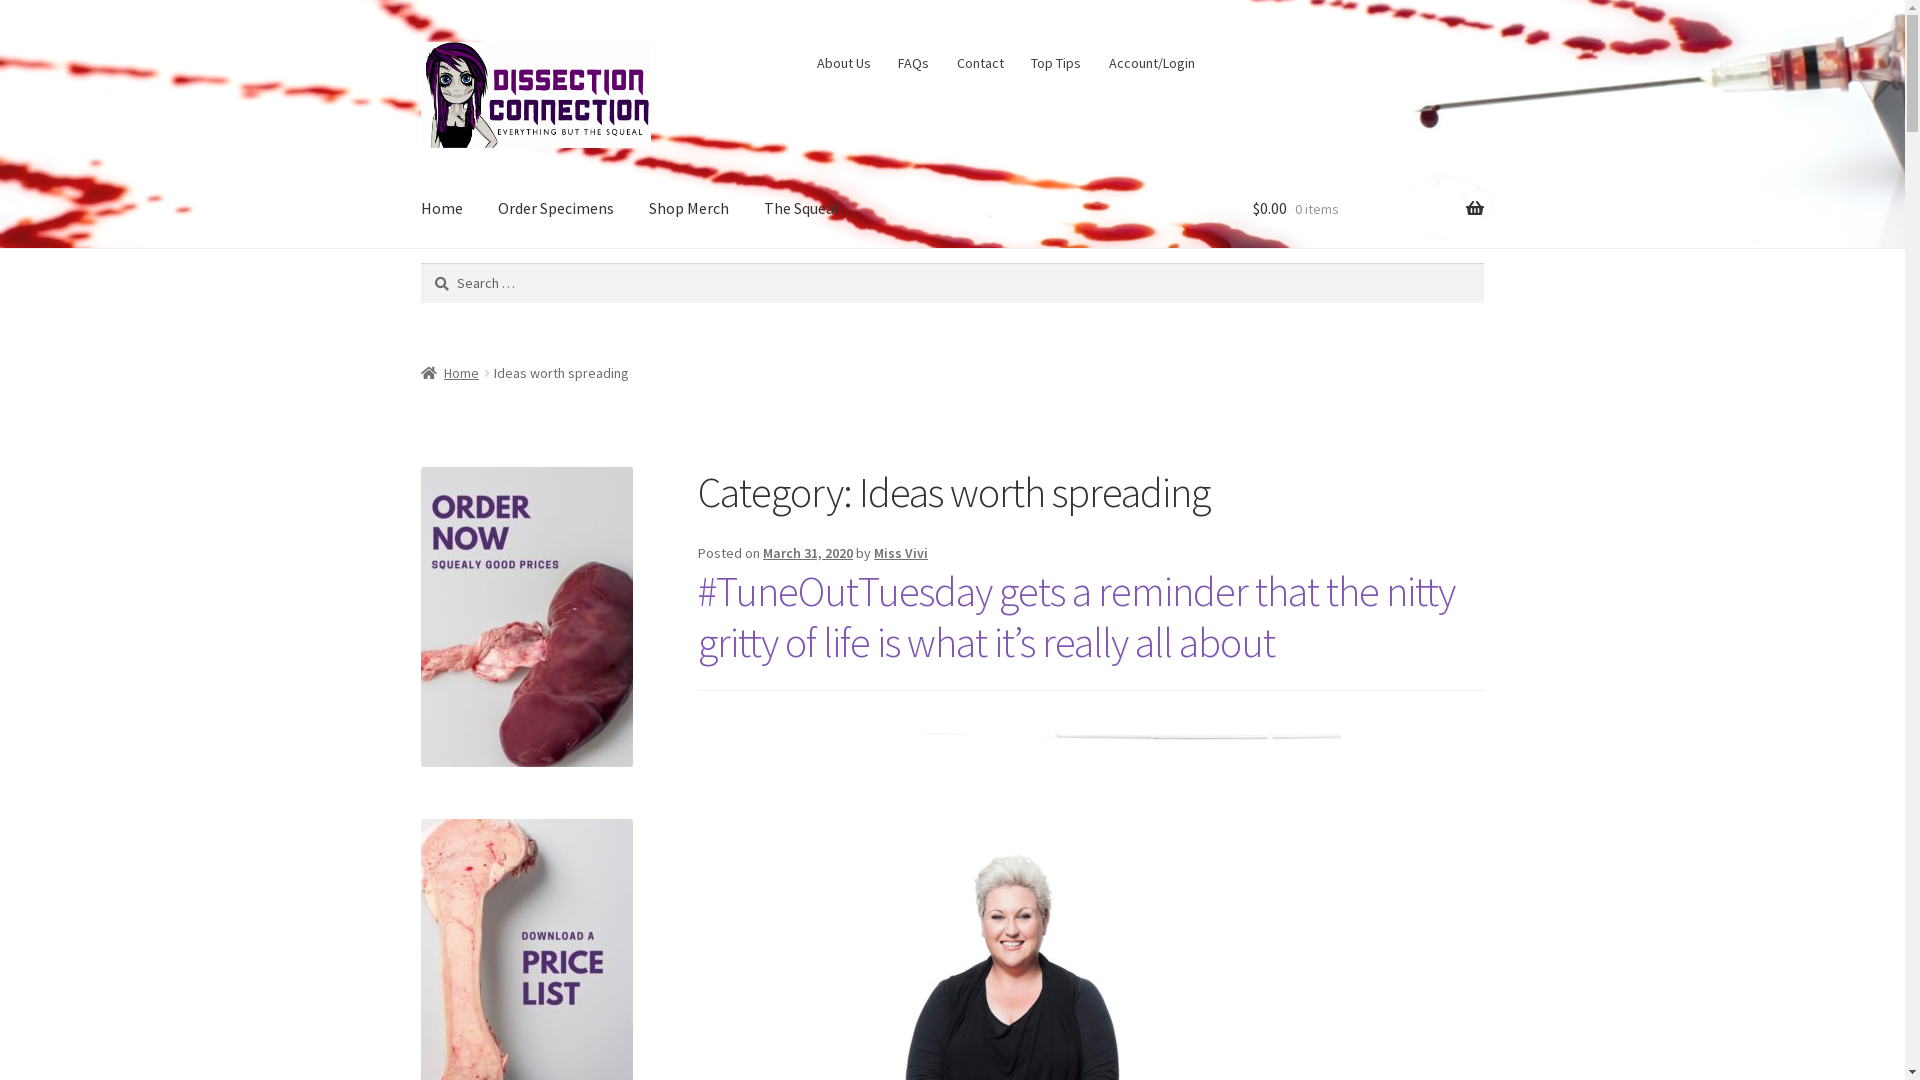 The height and width of the screenshot is (1080, 1920). I want to click on 'Miss Vivi', so click(900, 552).